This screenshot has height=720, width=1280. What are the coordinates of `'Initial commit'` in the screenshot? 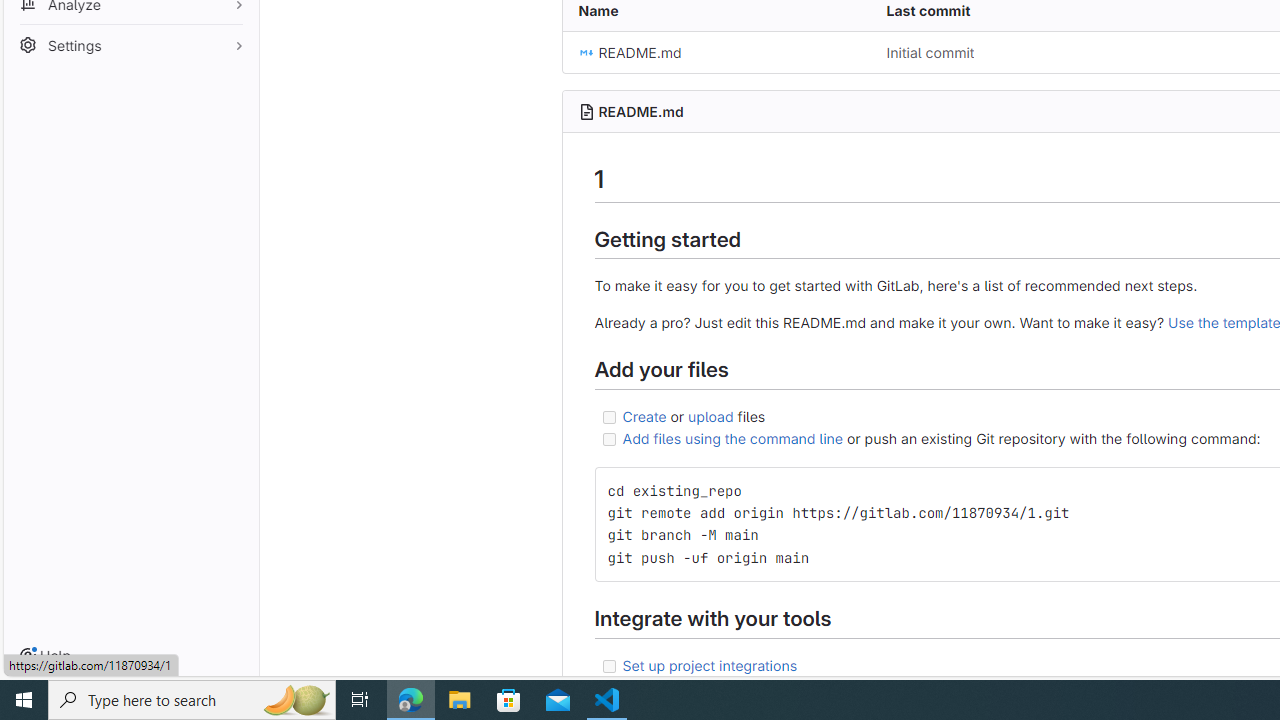 It's located at (929, 51).